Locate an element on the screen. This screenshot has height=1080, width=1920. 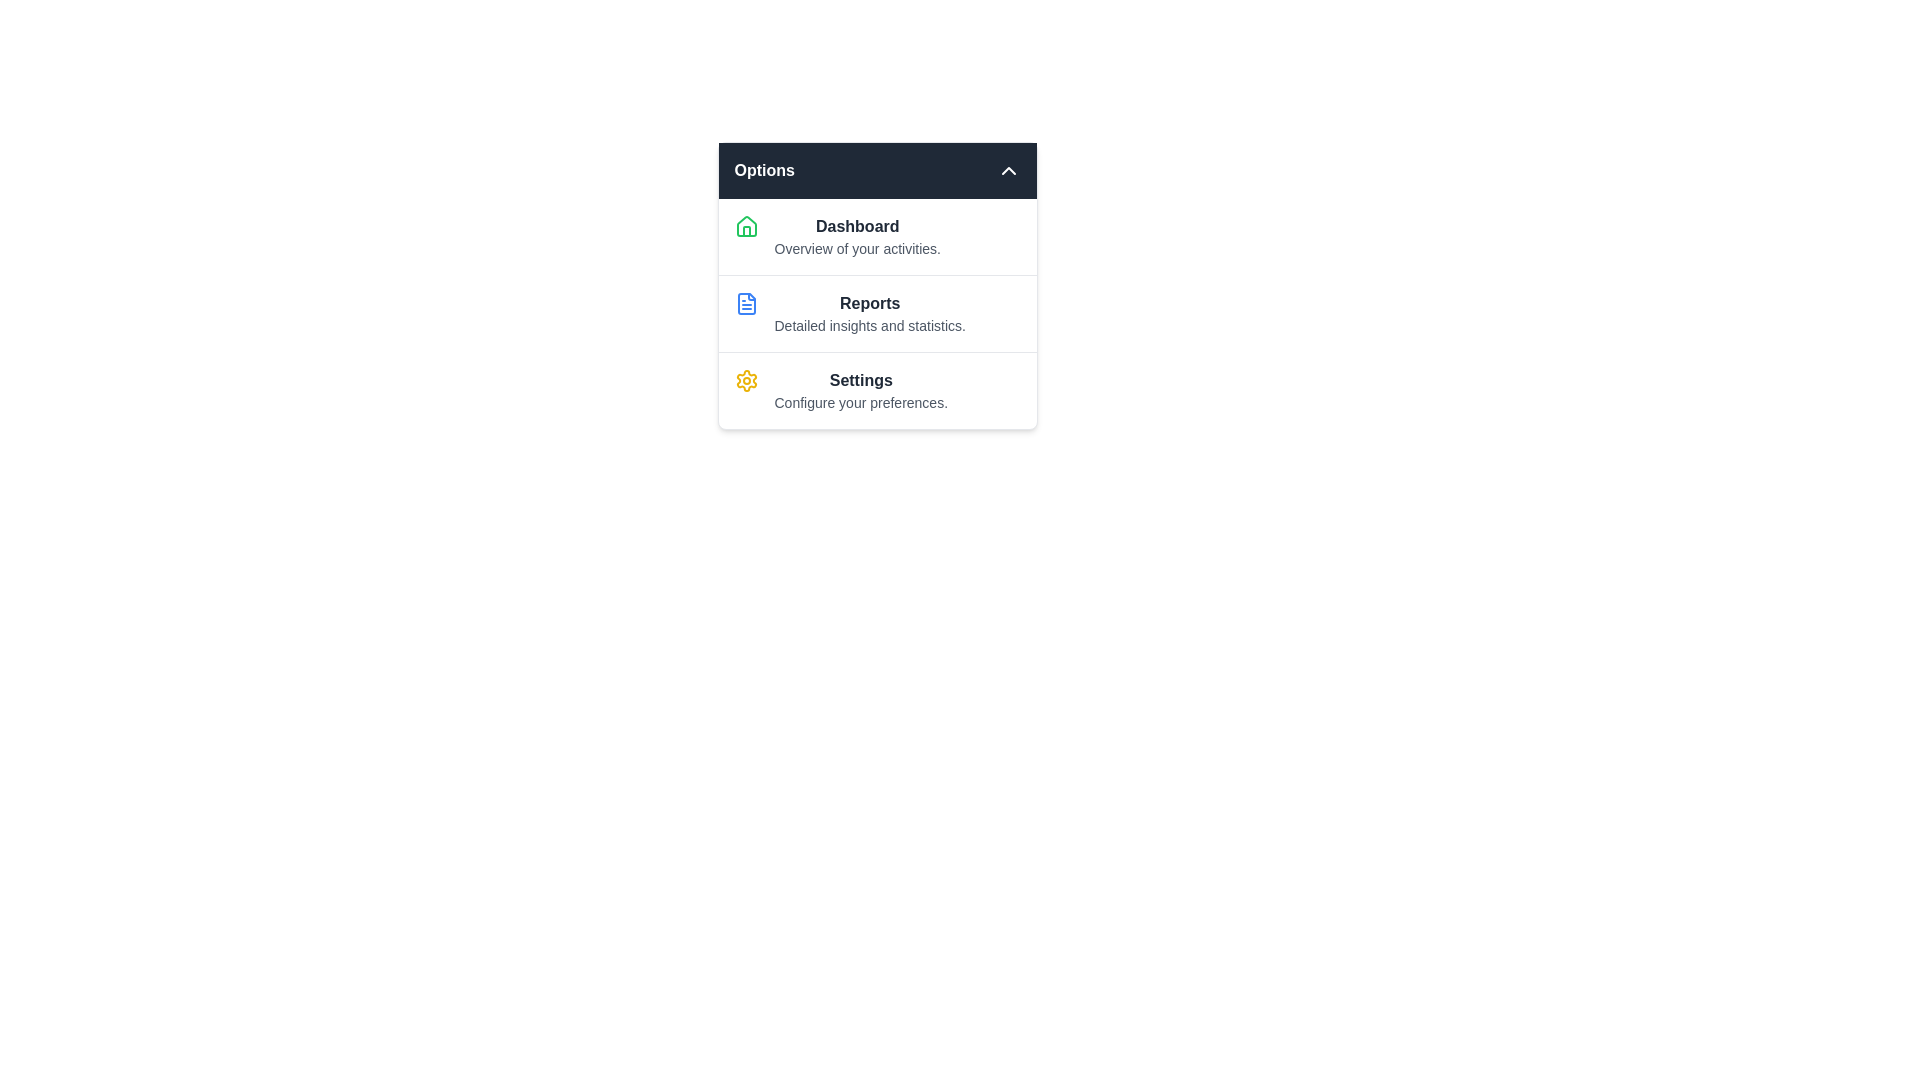
the small vertical rectangle with a green outline that is part of the house icon to the left of the 'Dashboard' text label in the UI menu is located at coordinates (745, 230).